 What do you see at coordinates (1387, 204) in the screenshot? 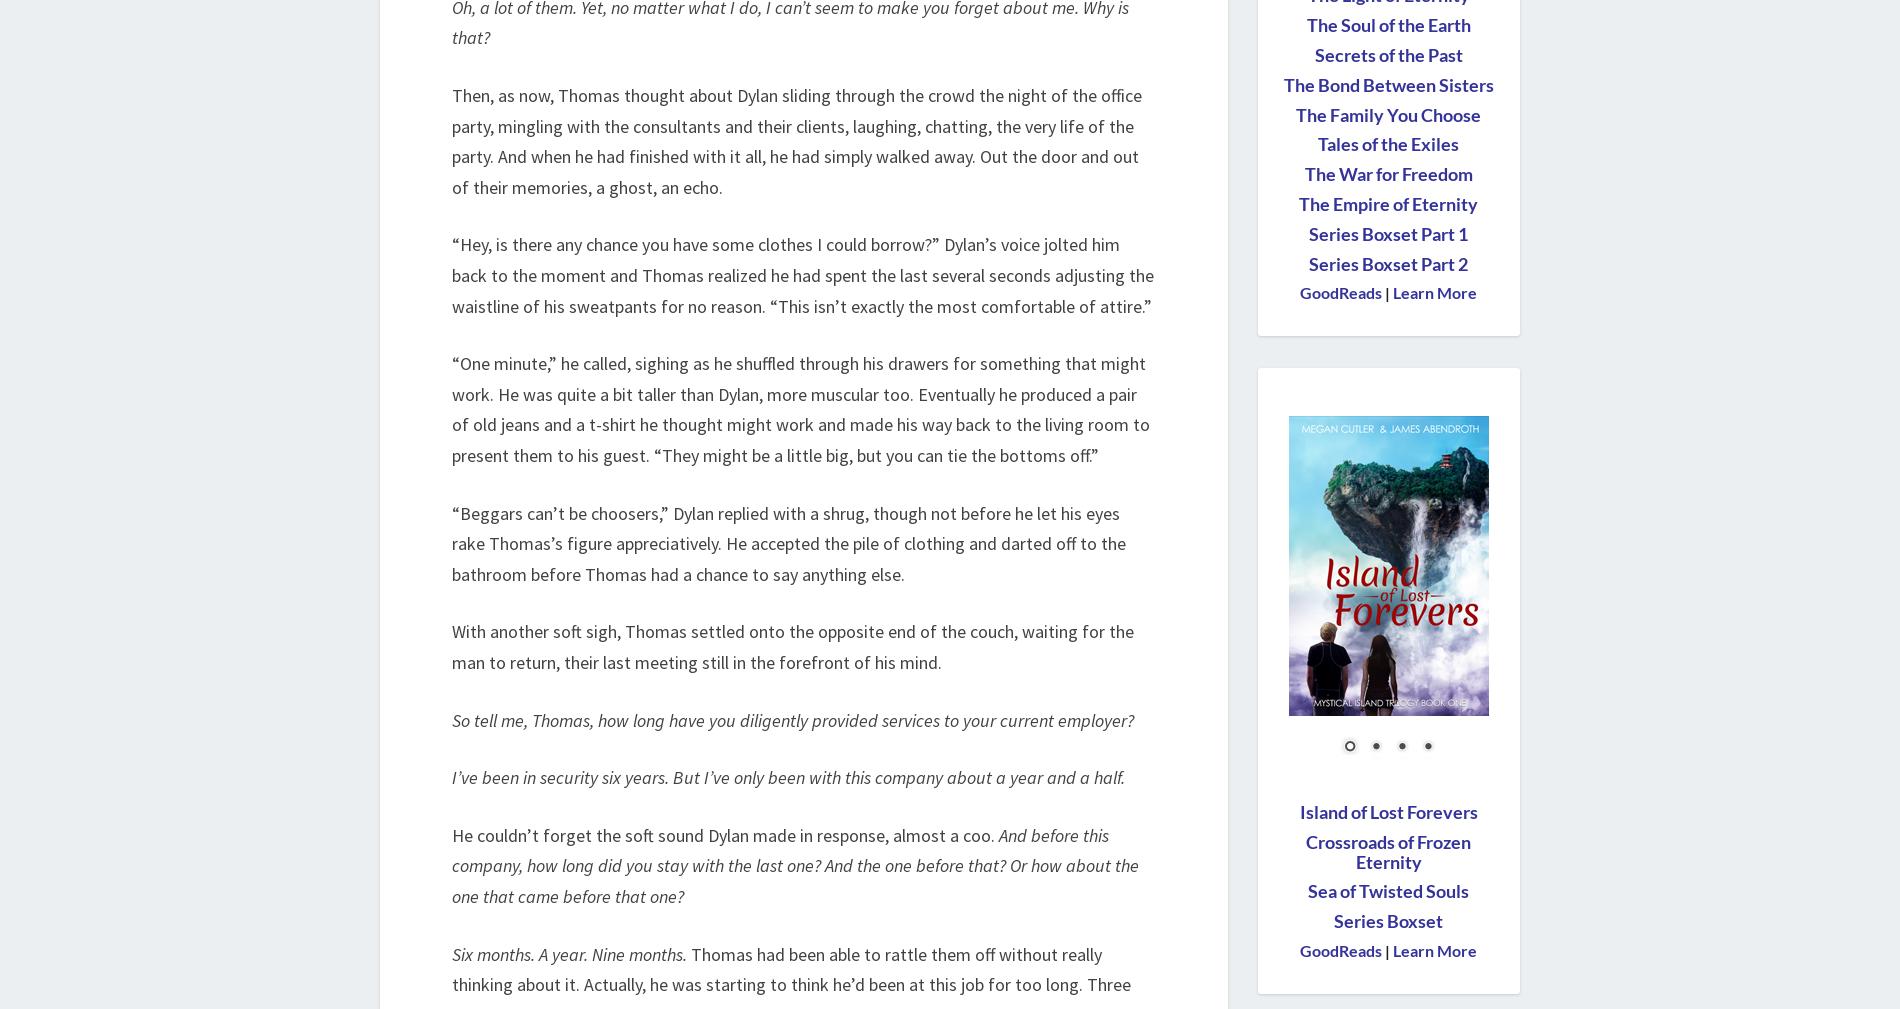
I see `'The Empire of Eternity'` at bounding box center [1387, 204].